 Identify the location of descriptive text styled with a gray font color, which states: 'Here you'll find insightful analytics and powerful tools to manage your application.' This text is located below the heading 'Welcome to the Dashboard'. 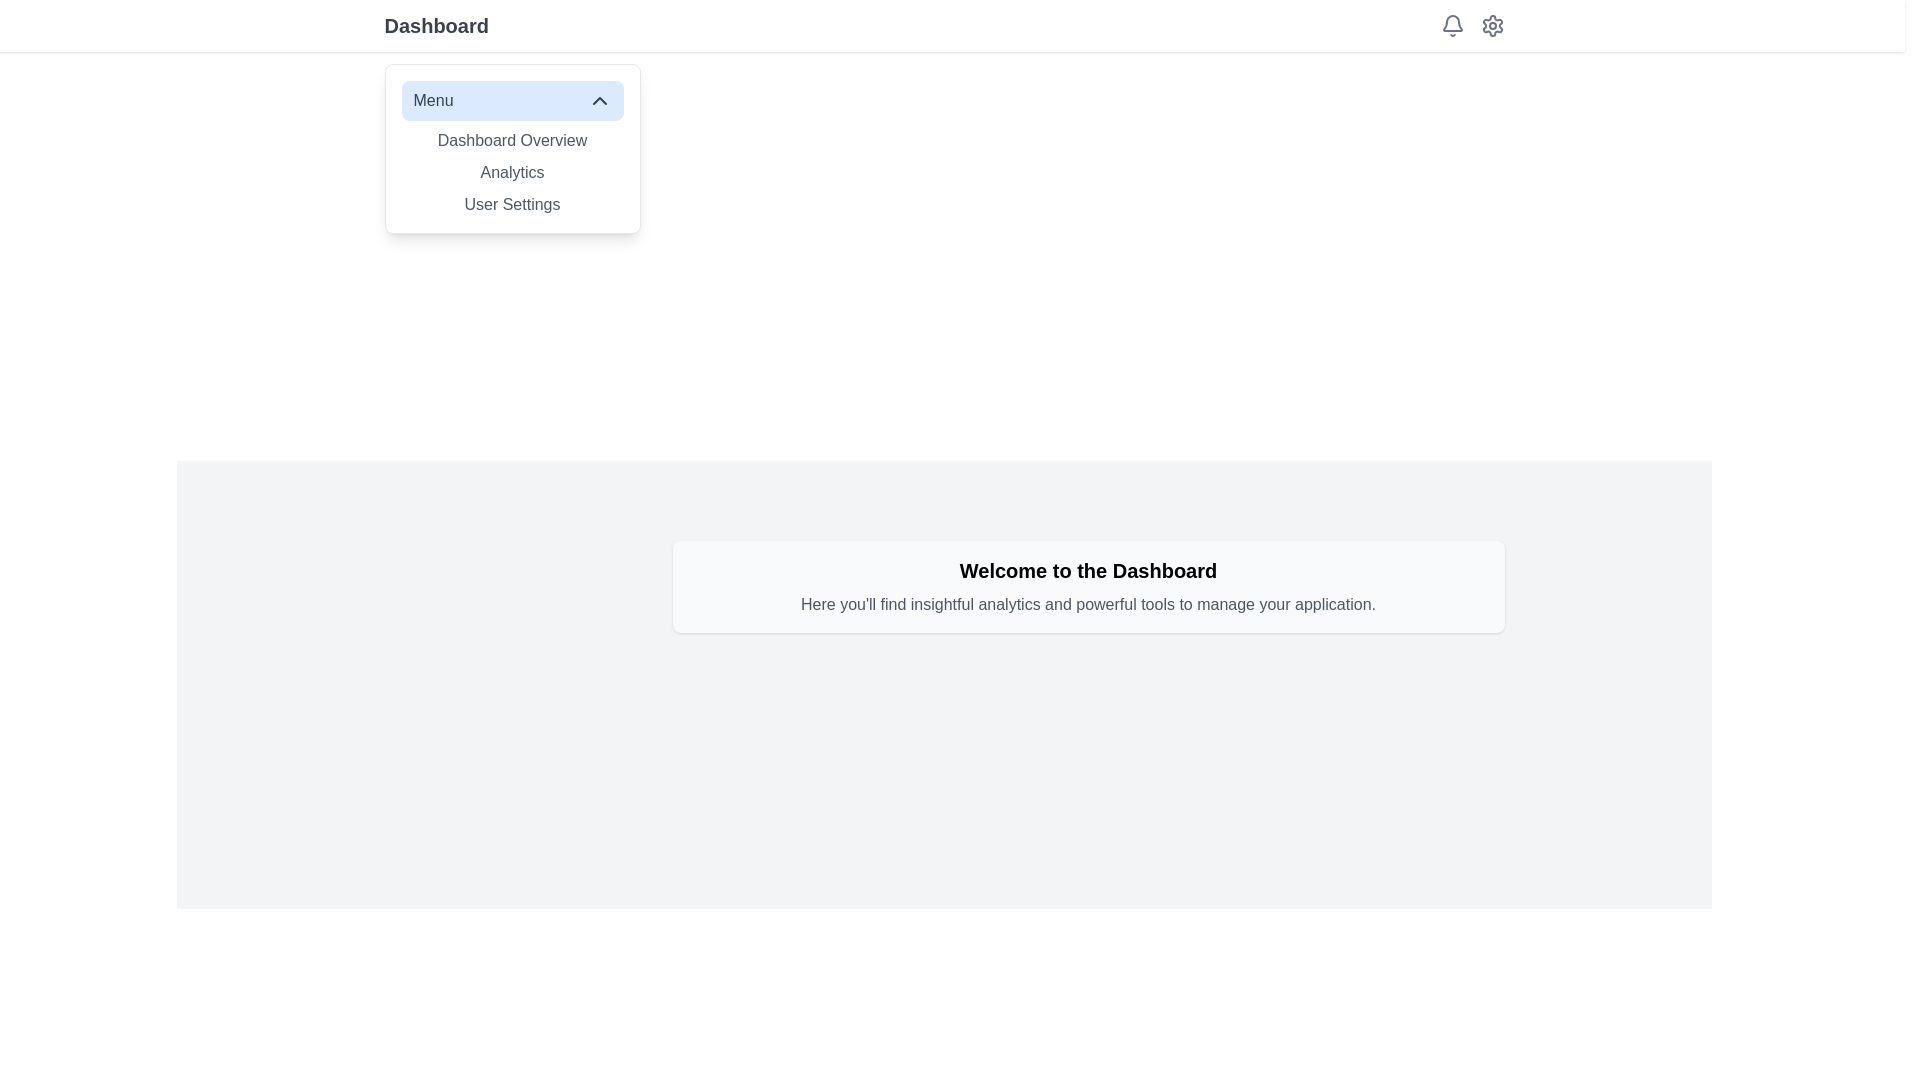
(1087, 604).